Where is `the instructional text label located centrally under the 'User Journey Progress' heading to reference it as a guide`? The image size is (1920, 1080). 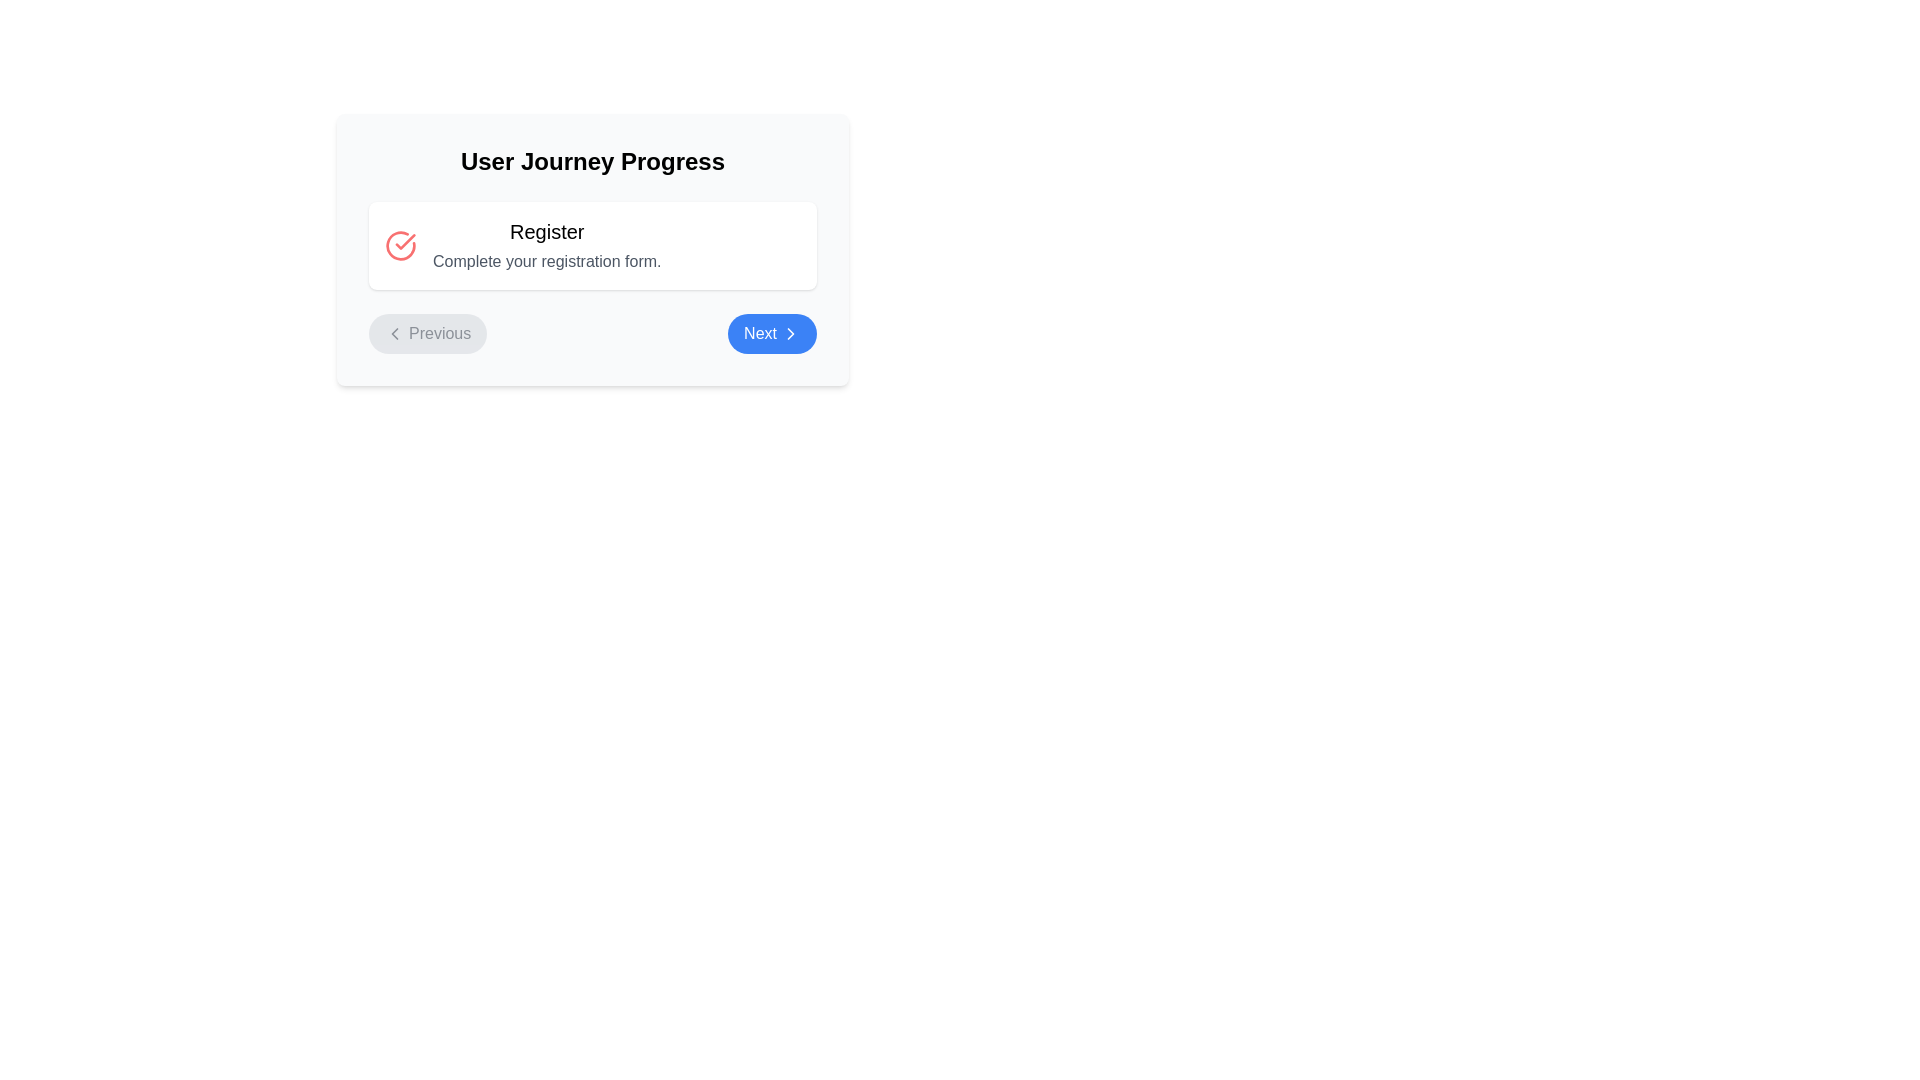 the instructional text label located centrally under the 'User Journey Progress' heading to reference it as a guide is located at coordinates (547, 261).